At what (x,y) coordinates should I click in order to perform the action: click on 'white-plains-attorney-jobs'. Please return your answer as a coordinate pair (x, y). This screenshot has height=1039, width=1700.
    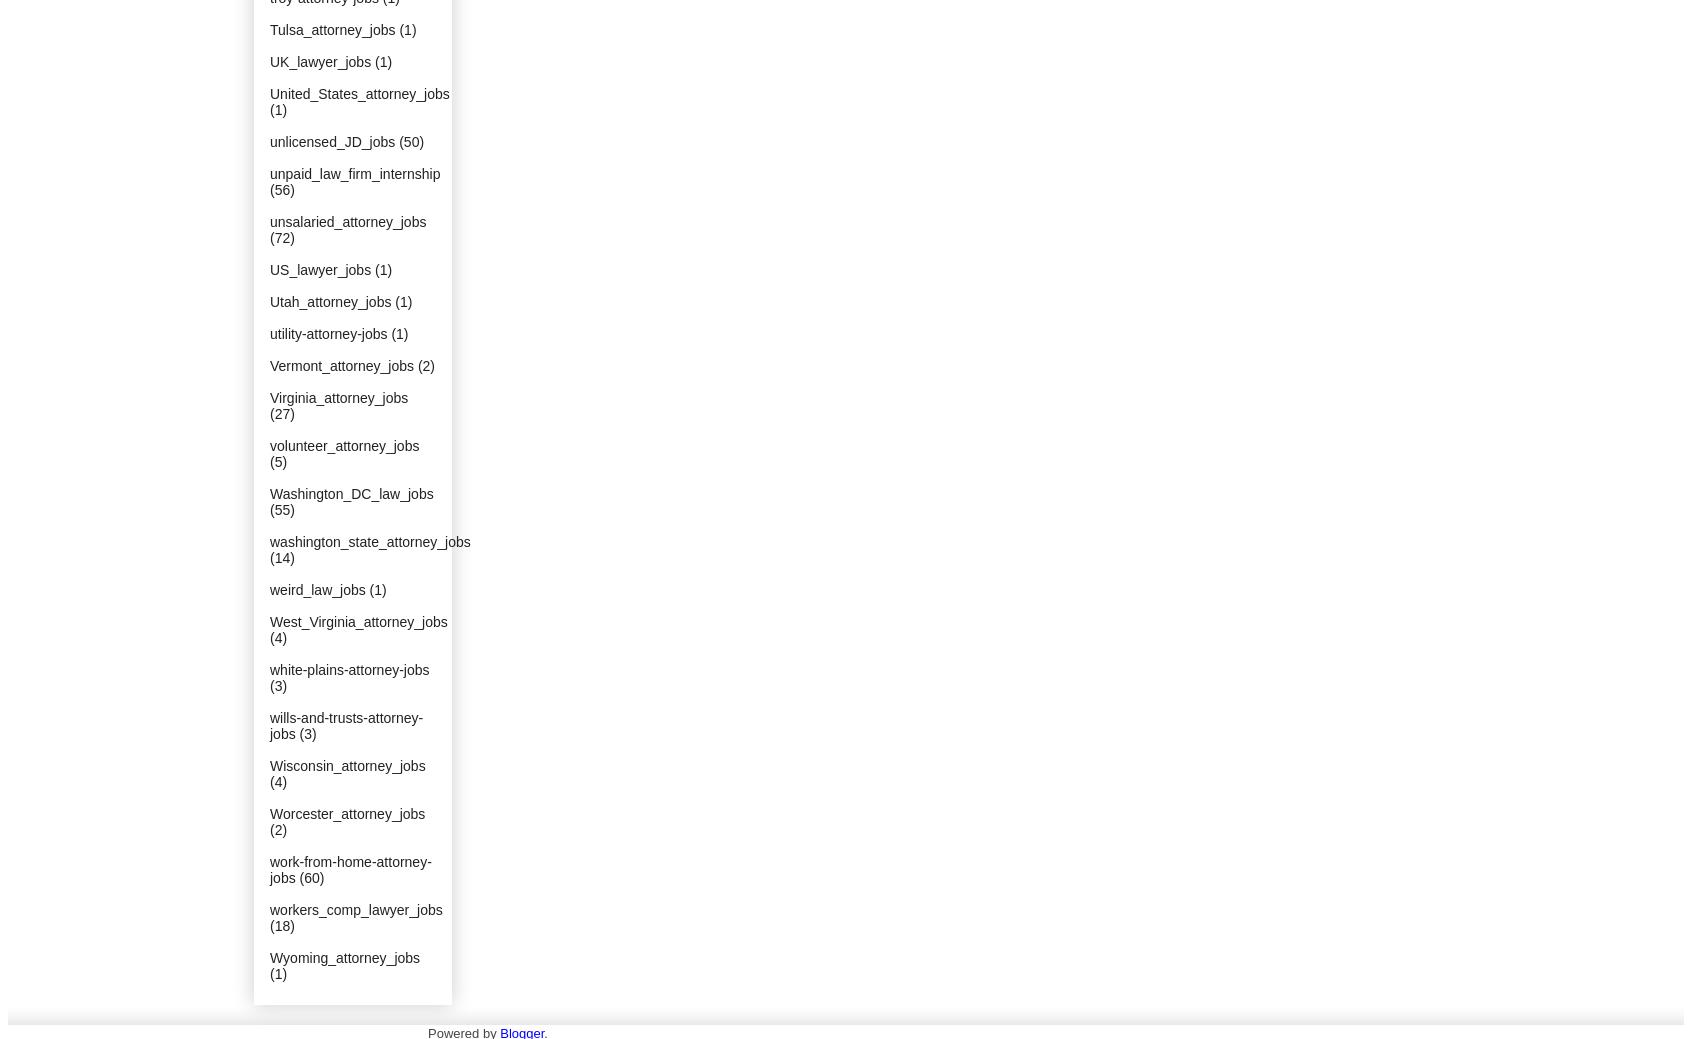
    Looking at the image, I should click on (269, 670).